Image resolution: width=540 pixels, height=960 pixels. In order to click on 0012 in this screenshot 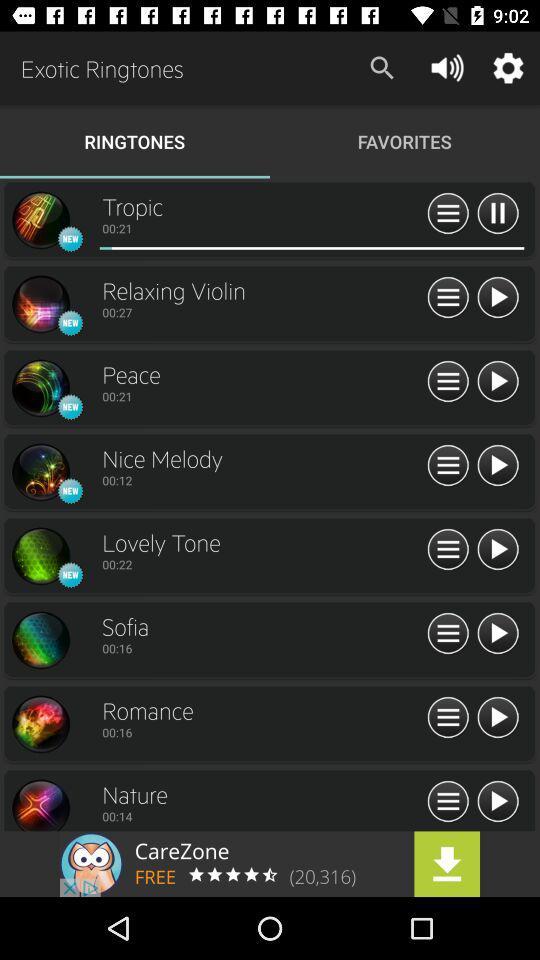, I will do `click(262, 480)`.